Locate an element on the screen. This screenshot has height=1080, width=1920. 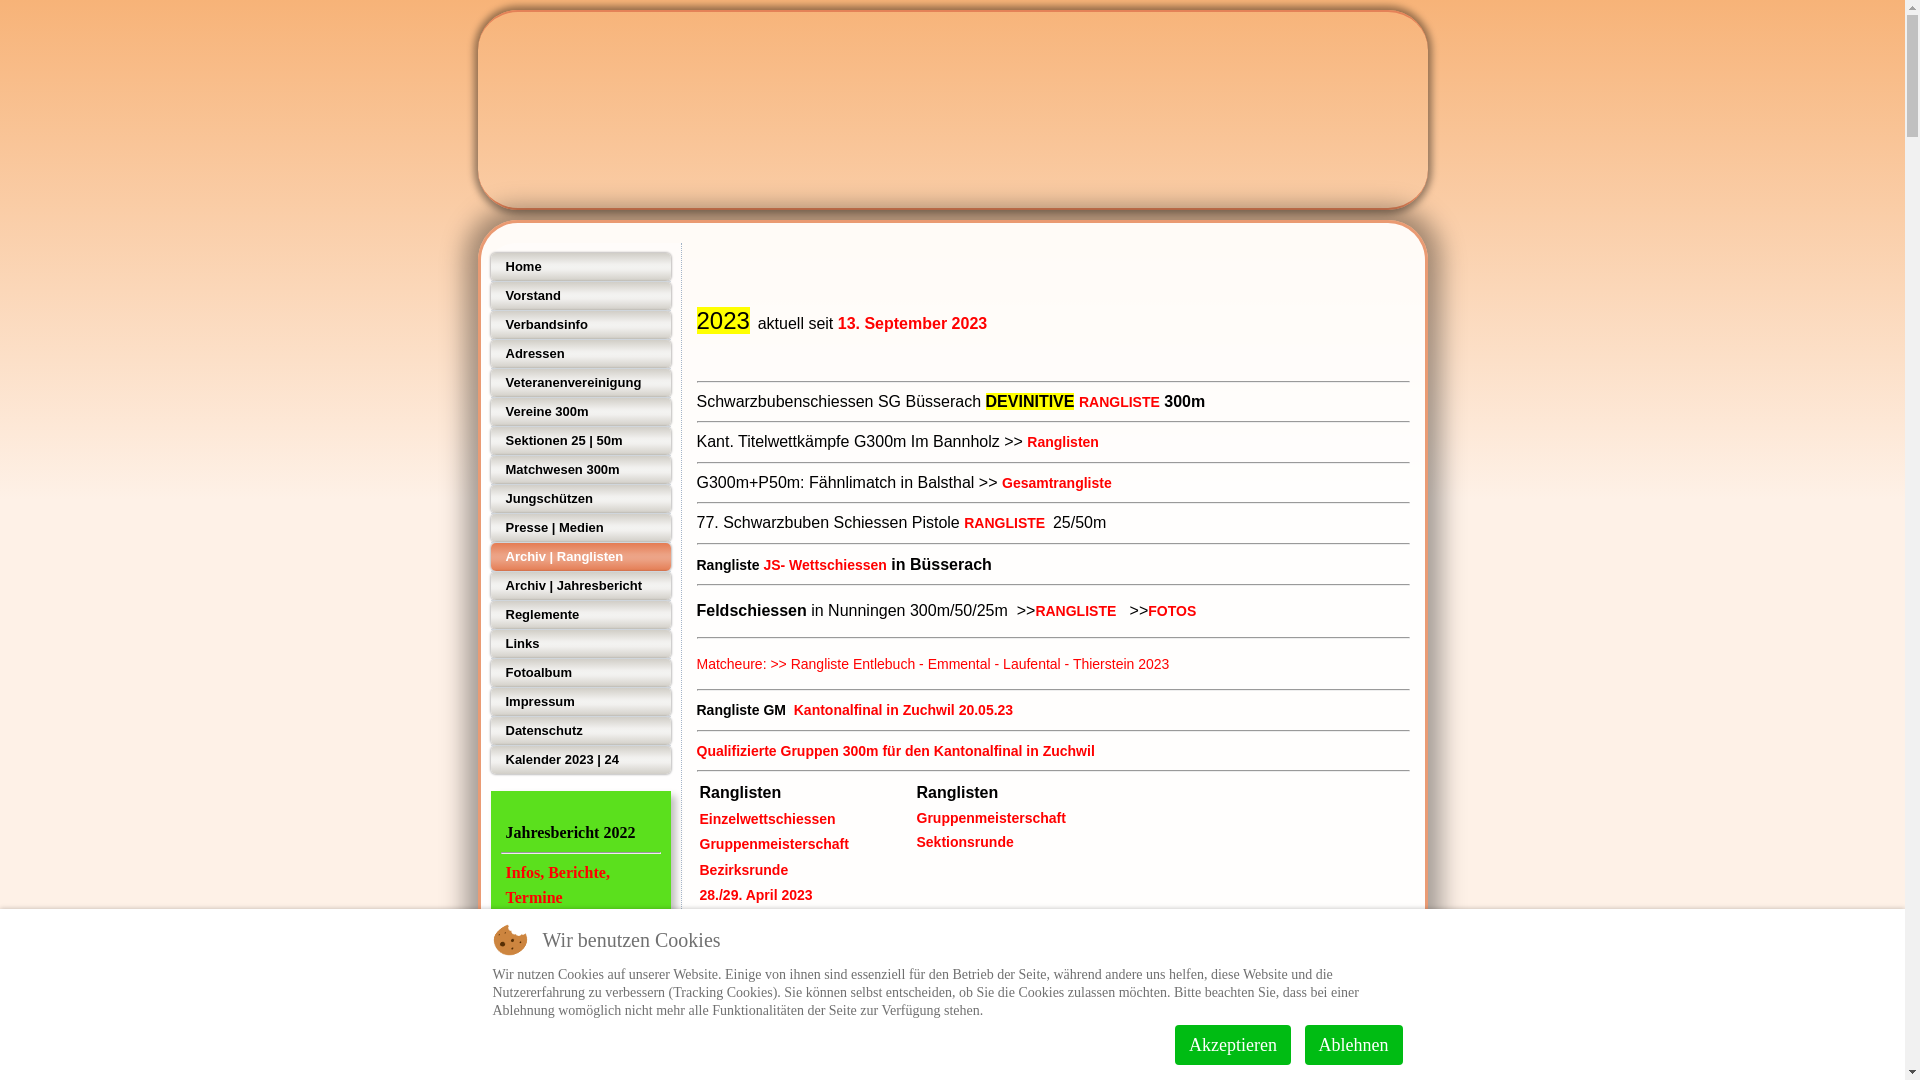
'Akzeptieren' is located at coordinates (1232, 1044).